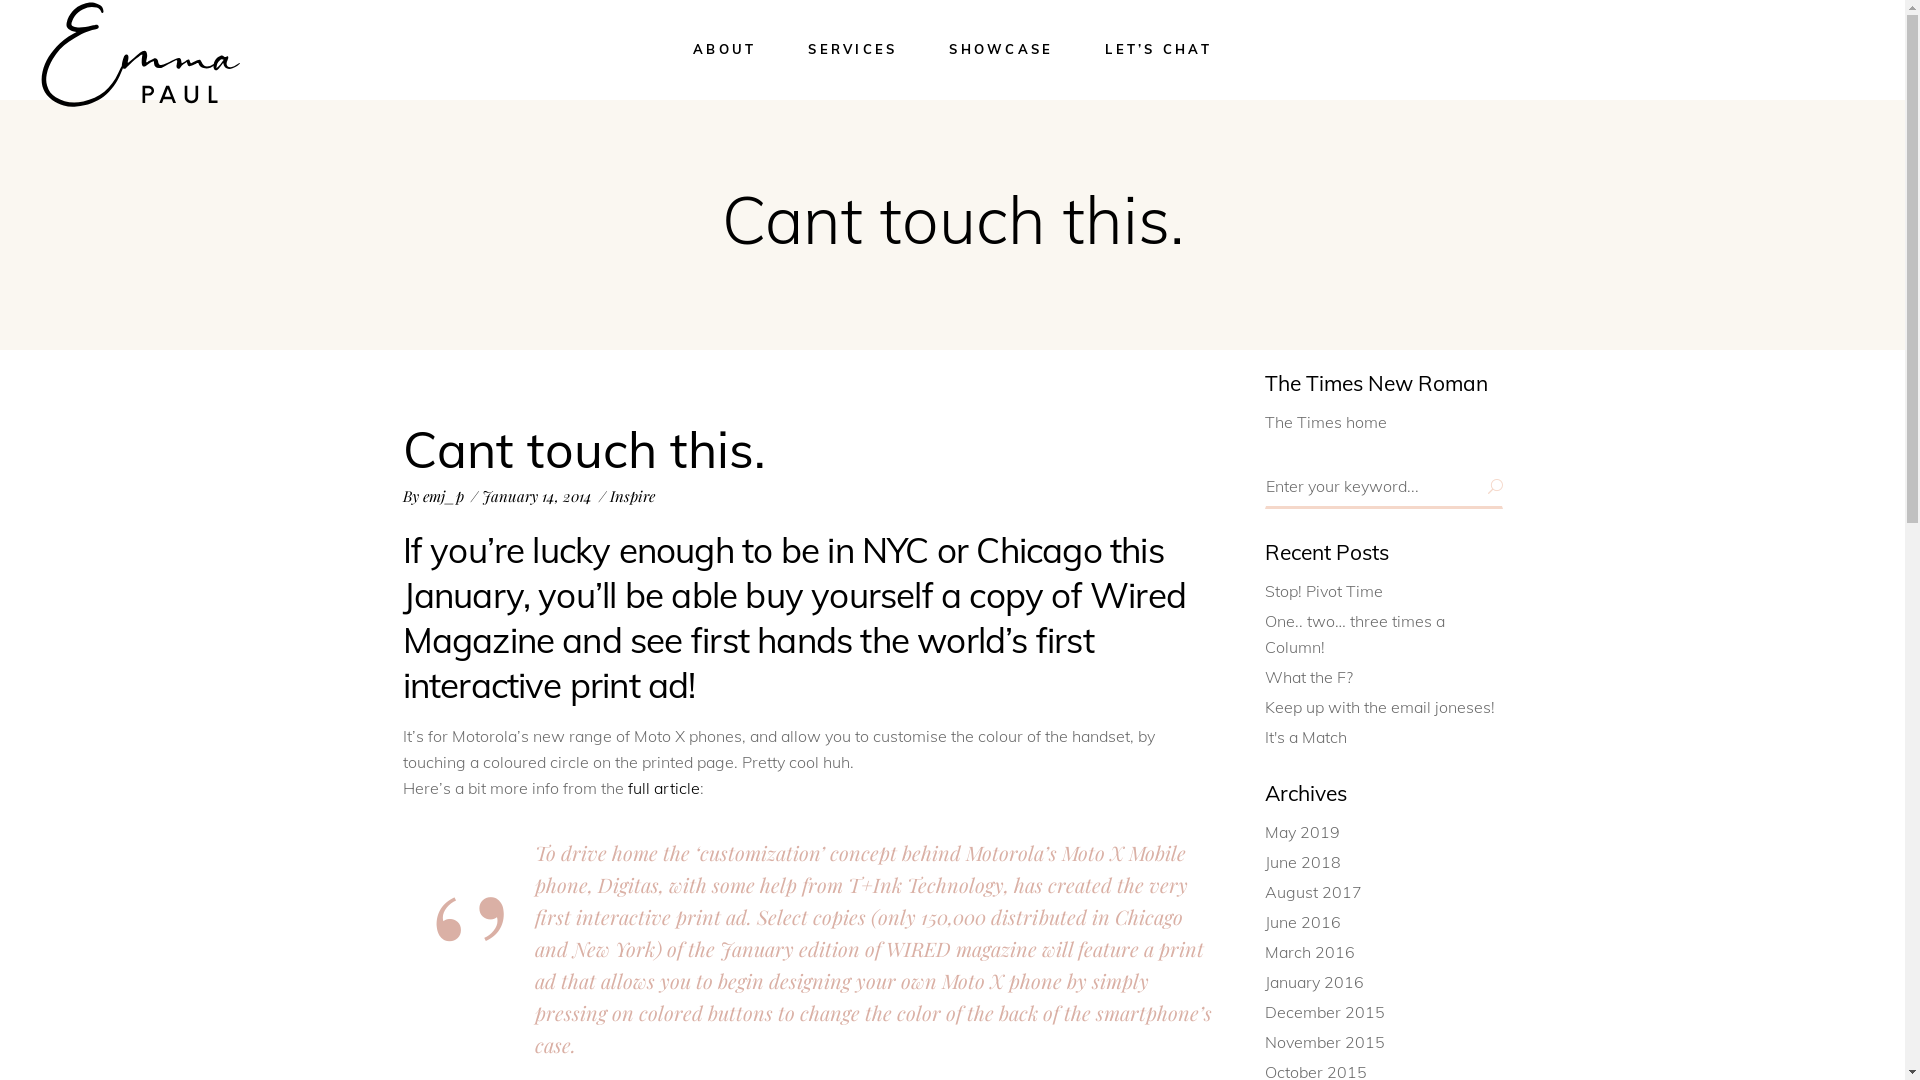  Describe the element at coordinates (1302, 921) in the screenshot. I see `'June 2016'` at that location.